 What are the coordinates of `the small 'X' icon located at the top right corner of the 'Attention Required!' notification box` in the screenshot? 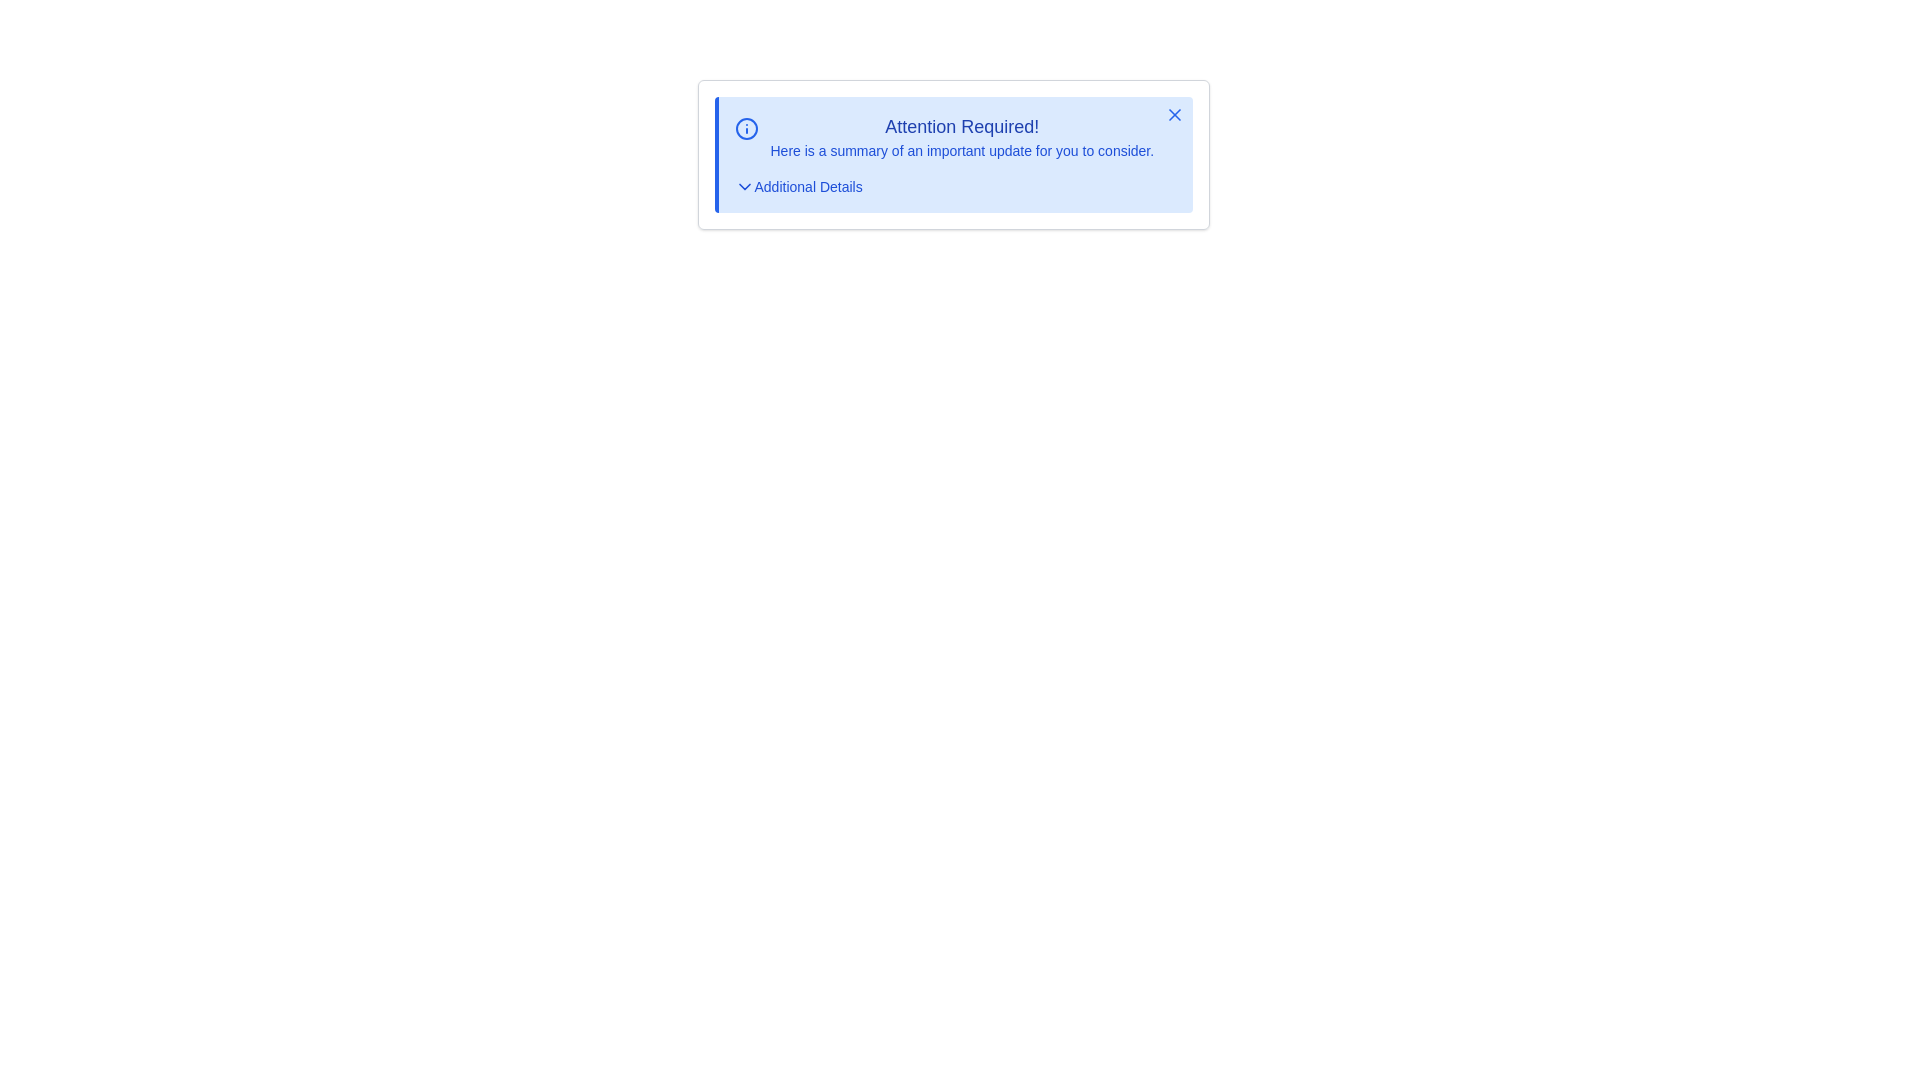 It's located at (1174, 115).